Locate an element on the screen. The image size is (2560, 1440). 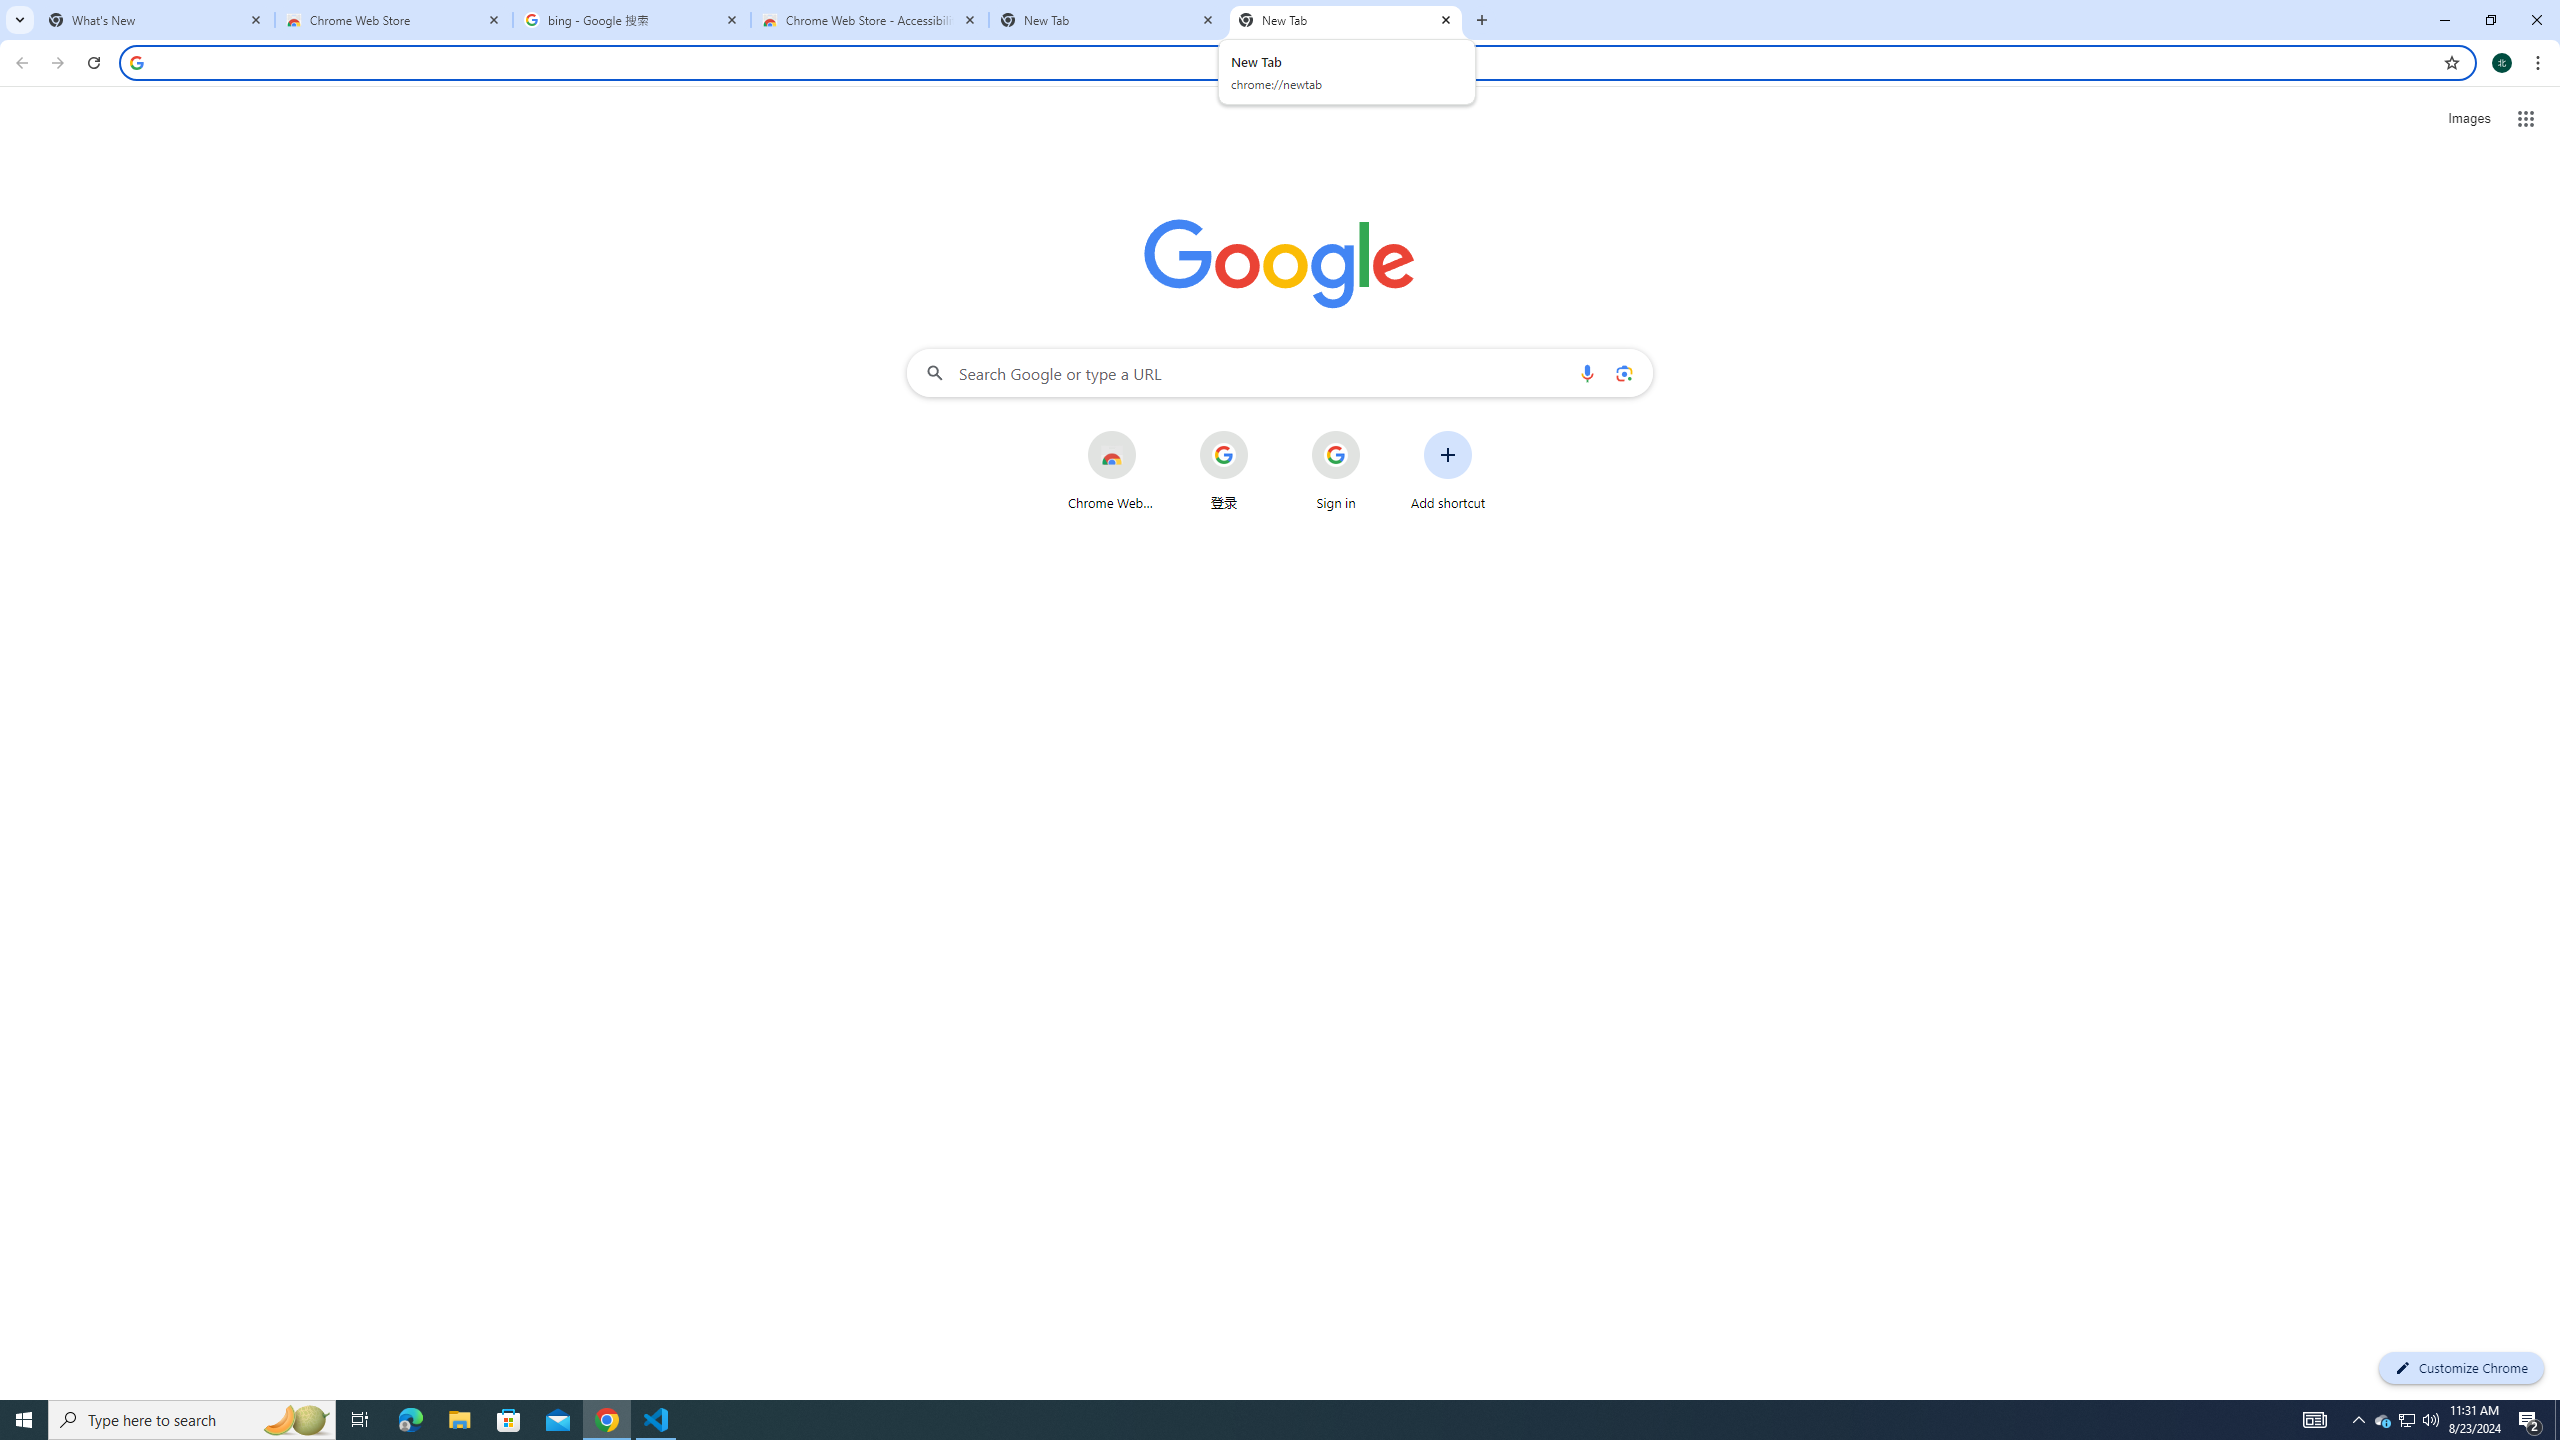
'What' is located at coordinates (155, 19).